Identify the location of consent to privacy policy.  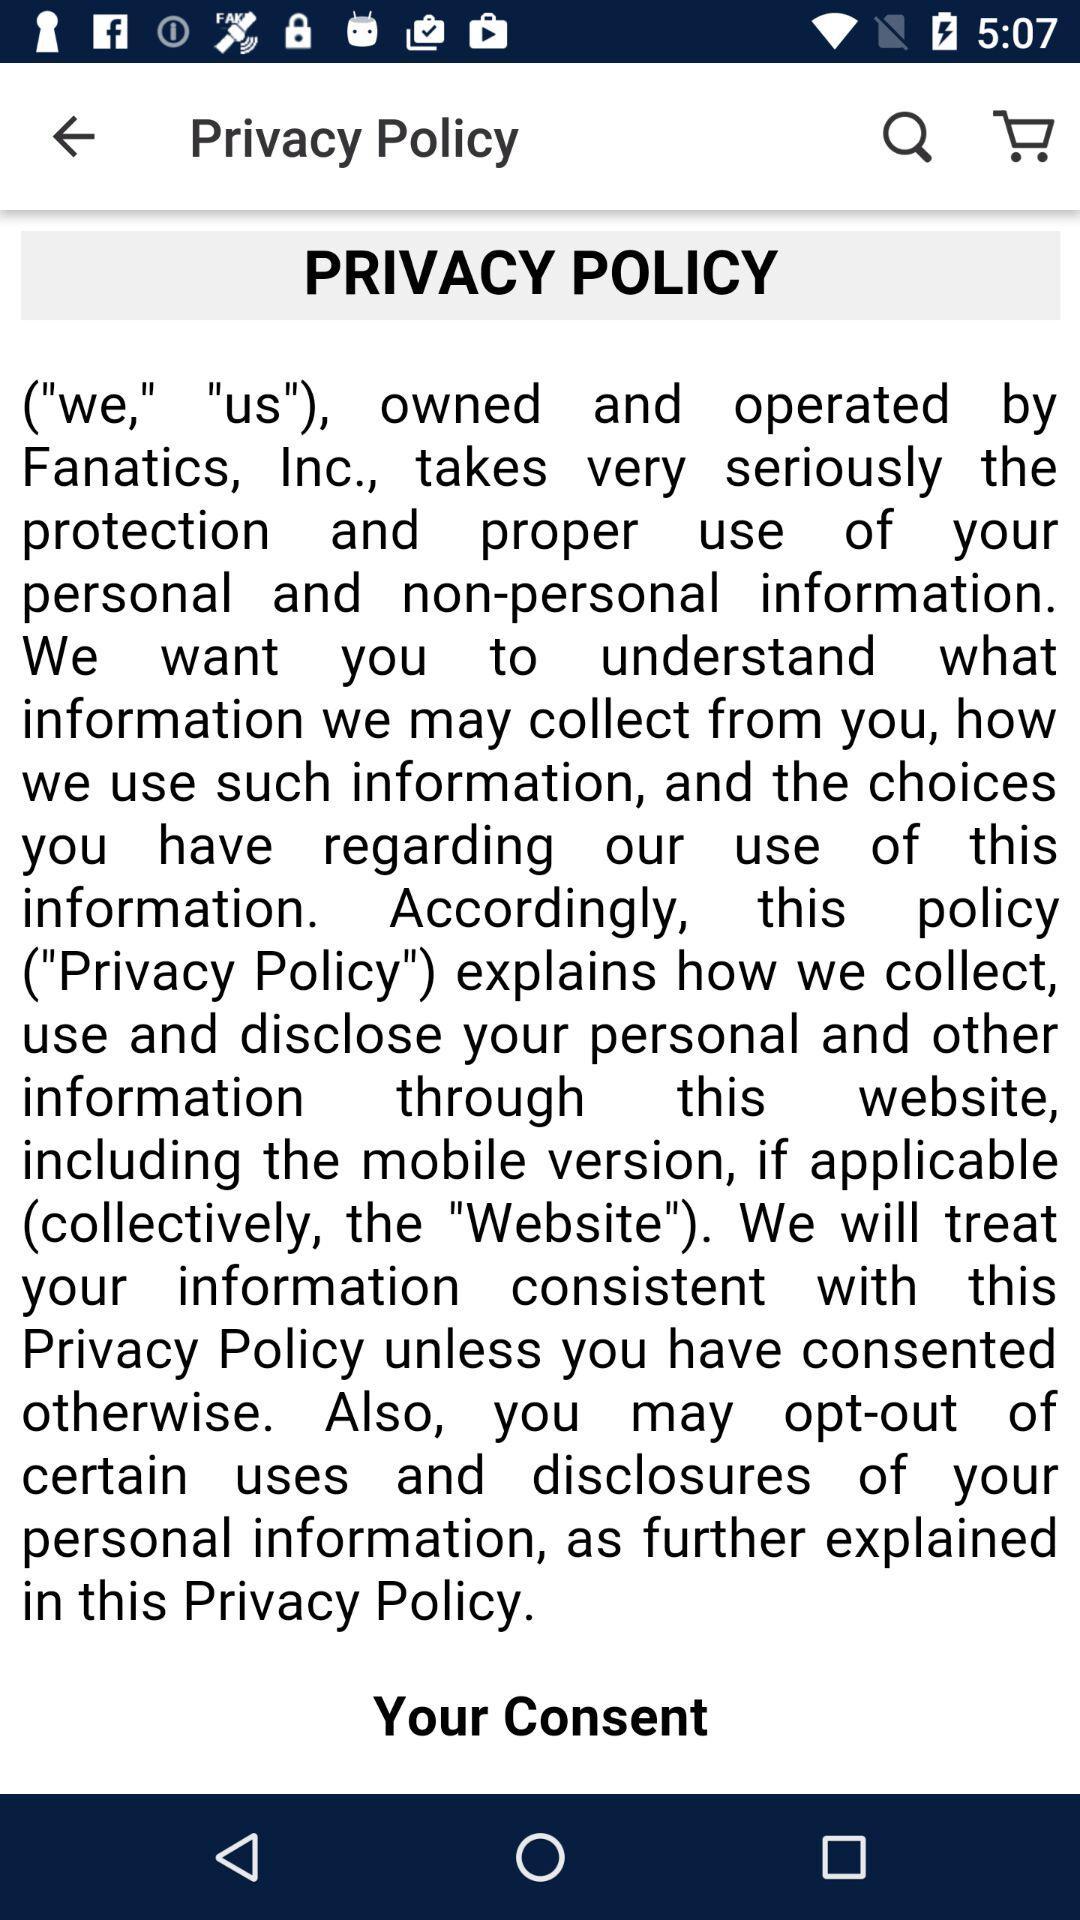
(540, 1002).